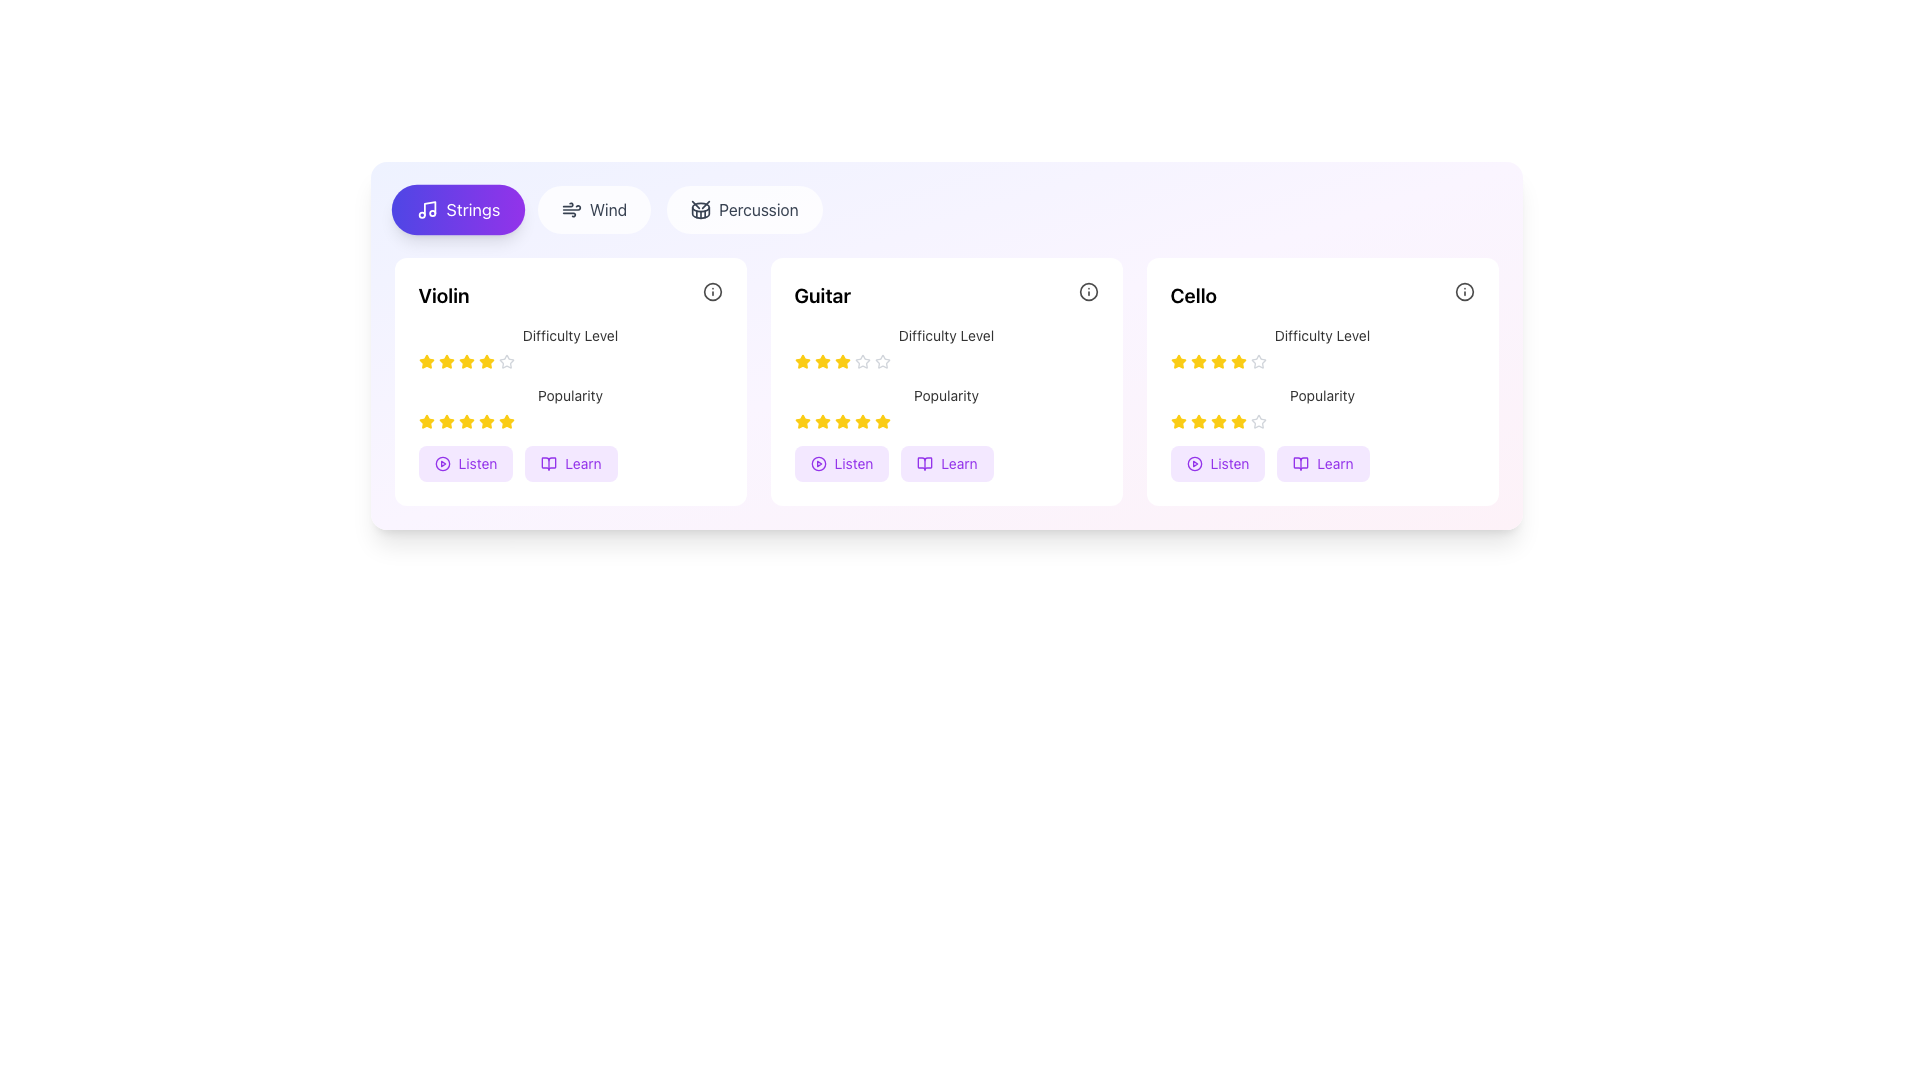  Describe the element at coordinates (476, 463) in the screenshot. I see `text label that says 'Listen' which is styled in vibrant purple and is part of an interactive button adjacent to a media playback icon` at that location.